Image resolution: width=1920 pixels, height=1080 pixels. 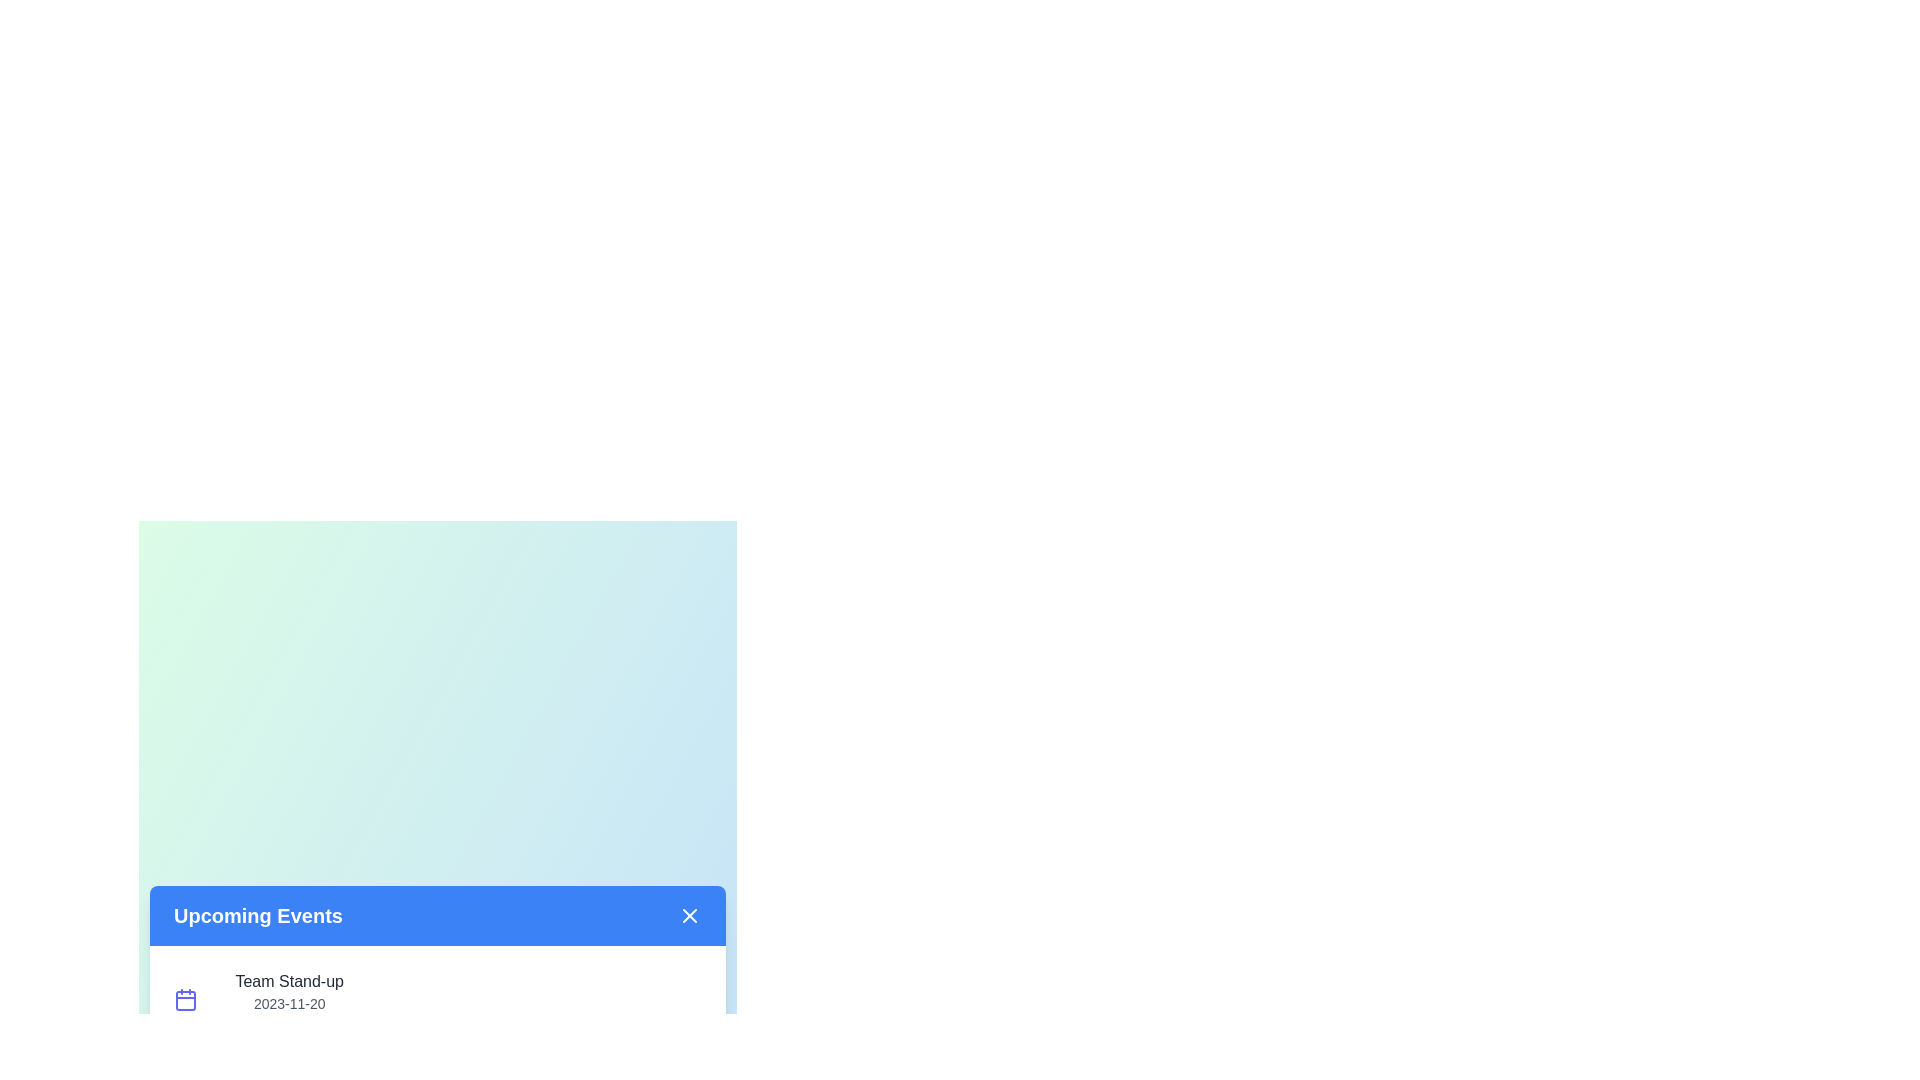 I want to click on the close button at the top-right corner of the dialog to close it, so click(x=690, y=915).